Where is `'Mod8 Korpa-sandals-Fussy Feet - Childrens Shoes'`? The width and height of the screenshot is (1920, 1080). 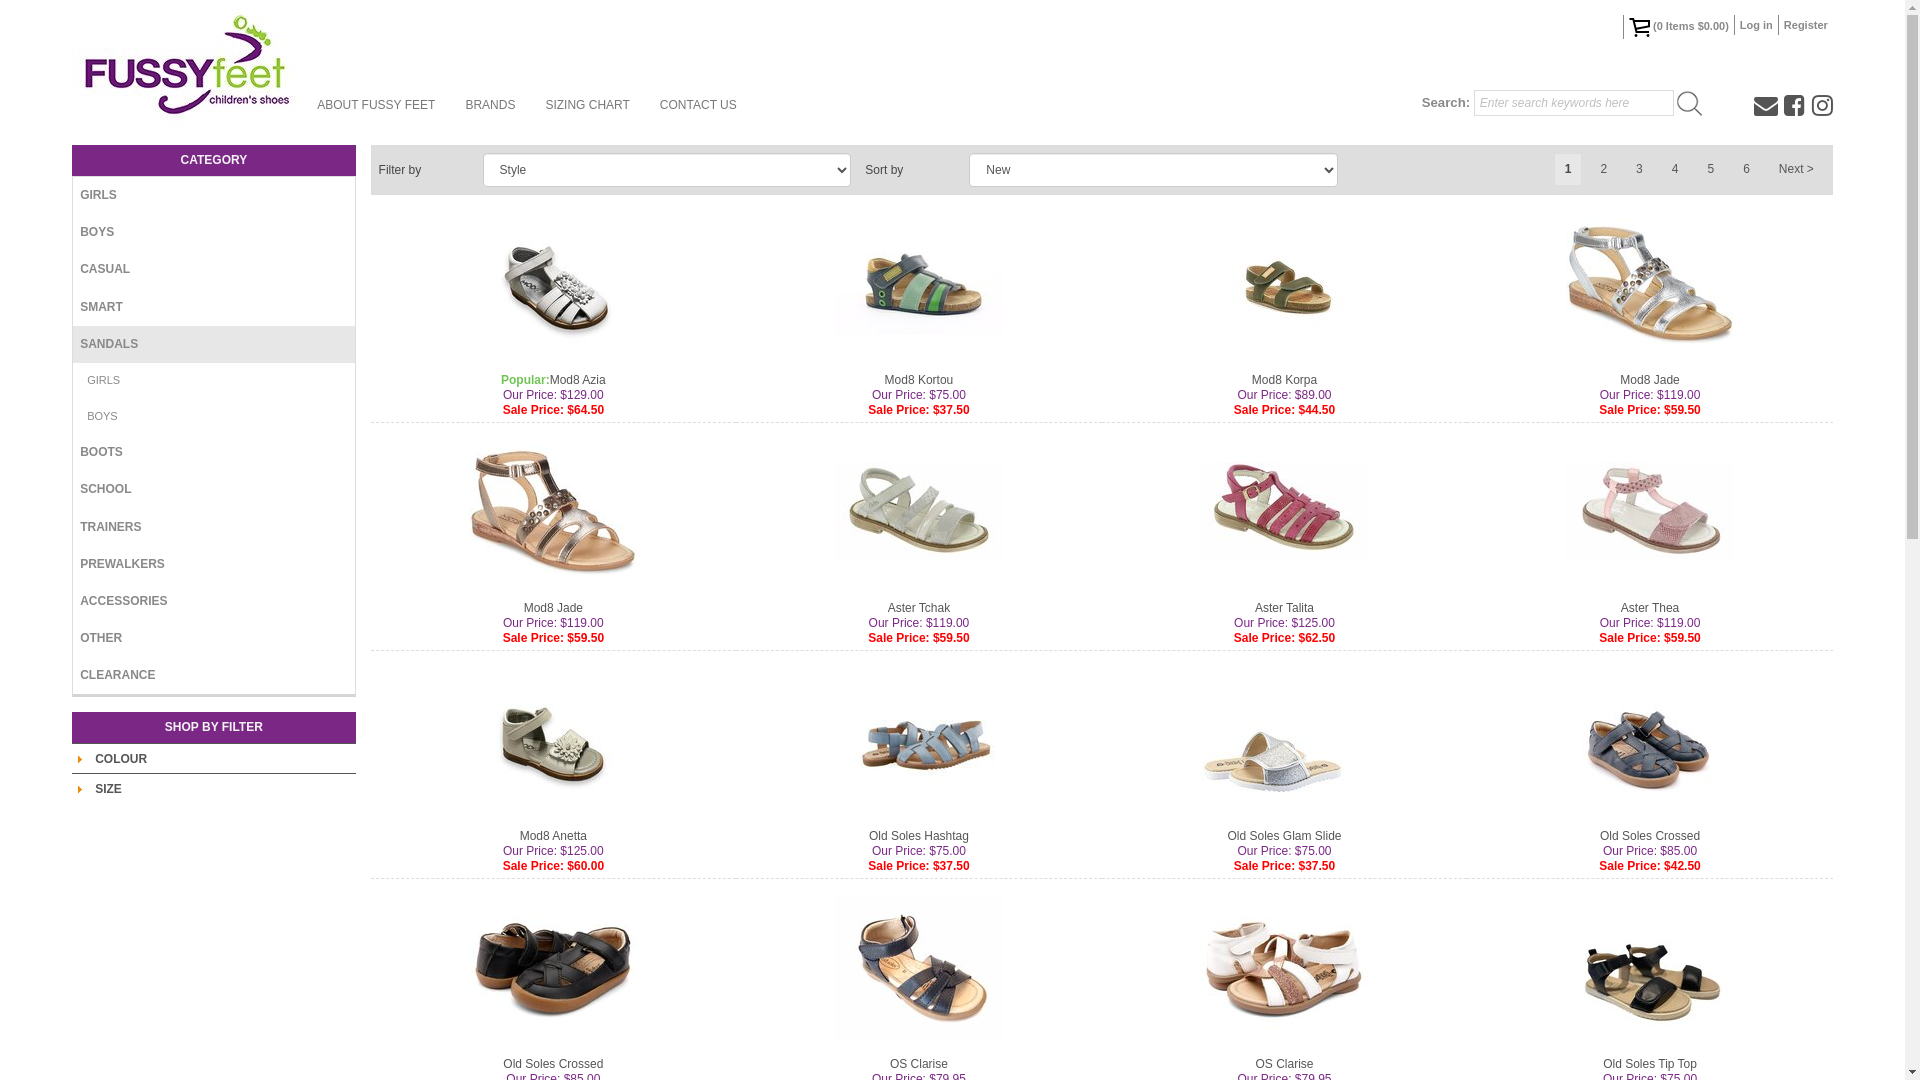
'Mod8 Korpa-sandals-Fussy Feet - Childrens Shoes' is located at coordinates (1283, 284).